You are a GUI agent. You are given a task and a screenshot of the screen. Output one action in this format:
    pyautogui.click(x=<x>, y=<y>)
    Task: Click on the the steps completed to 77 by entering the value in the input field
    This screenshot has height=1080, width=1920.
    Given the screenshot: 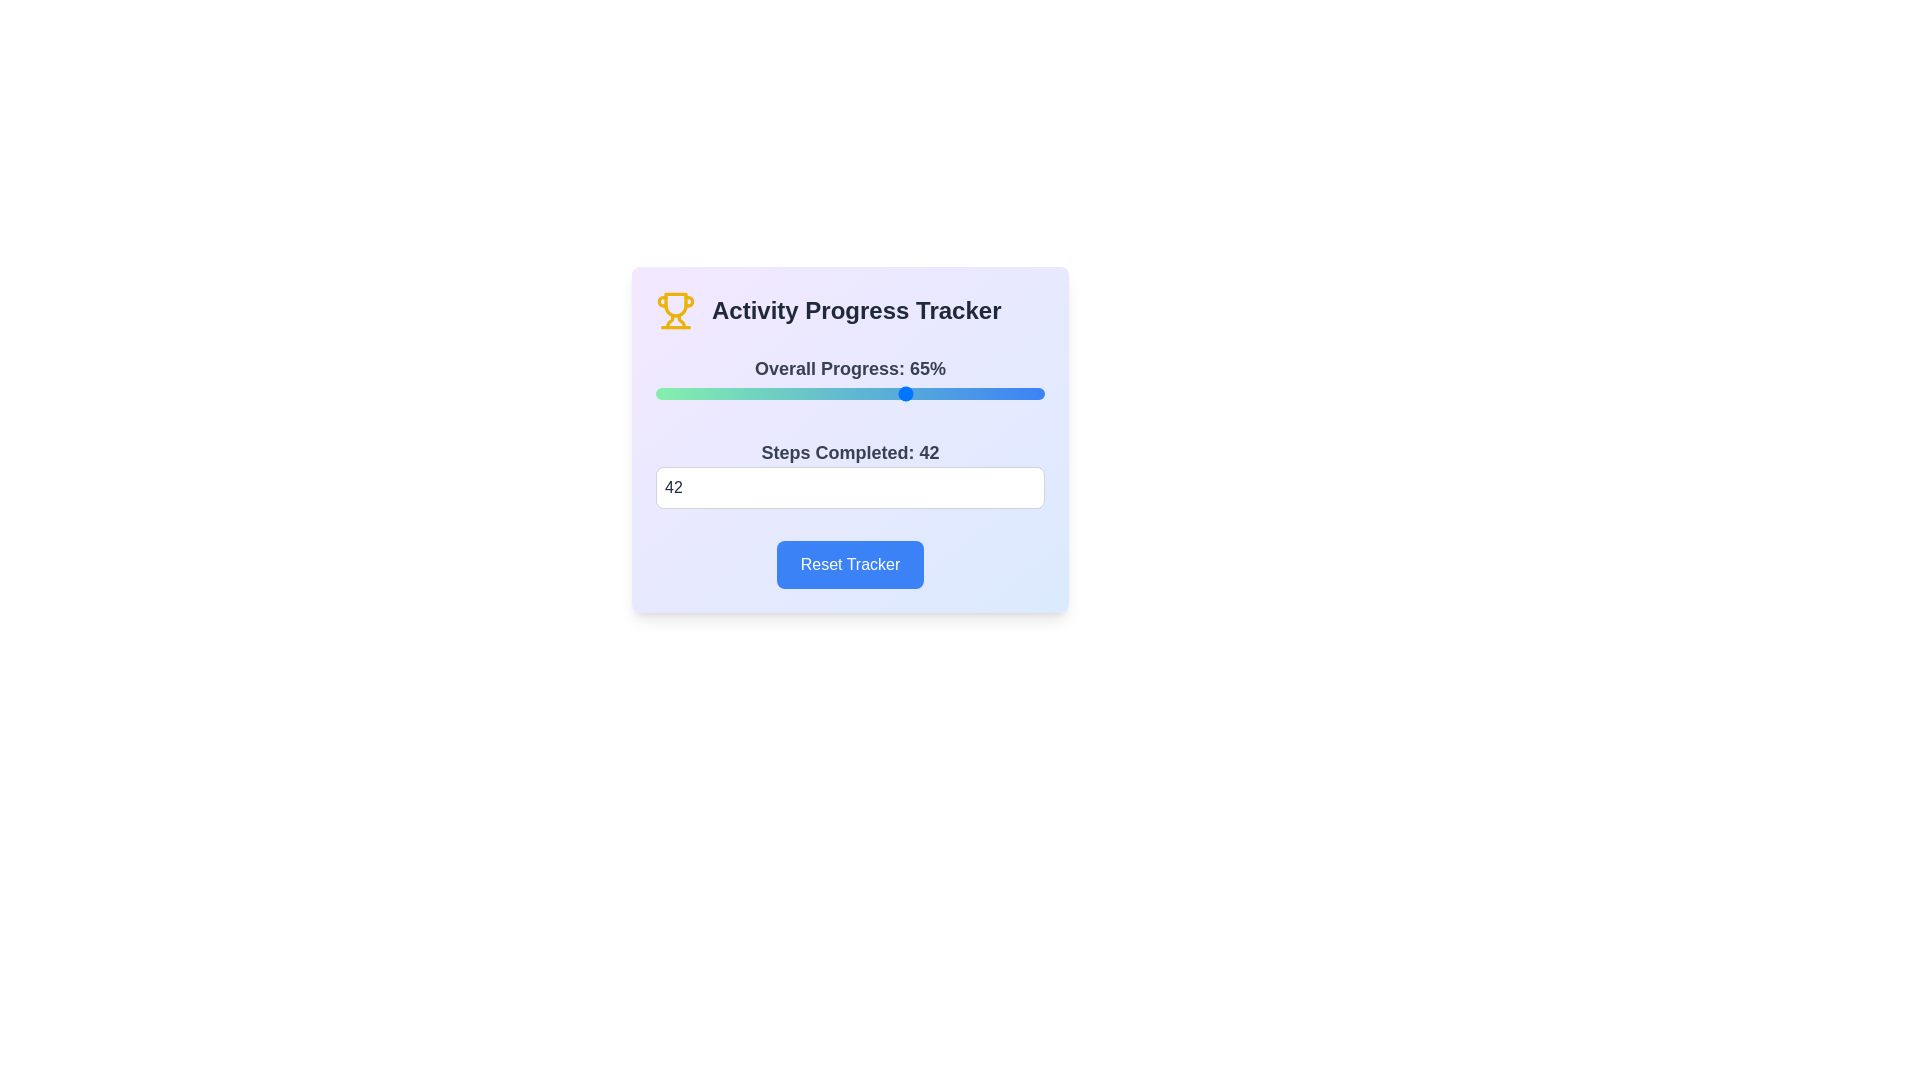 What is the action you would take?
    pyautogui.click(x=850, y=488)
    